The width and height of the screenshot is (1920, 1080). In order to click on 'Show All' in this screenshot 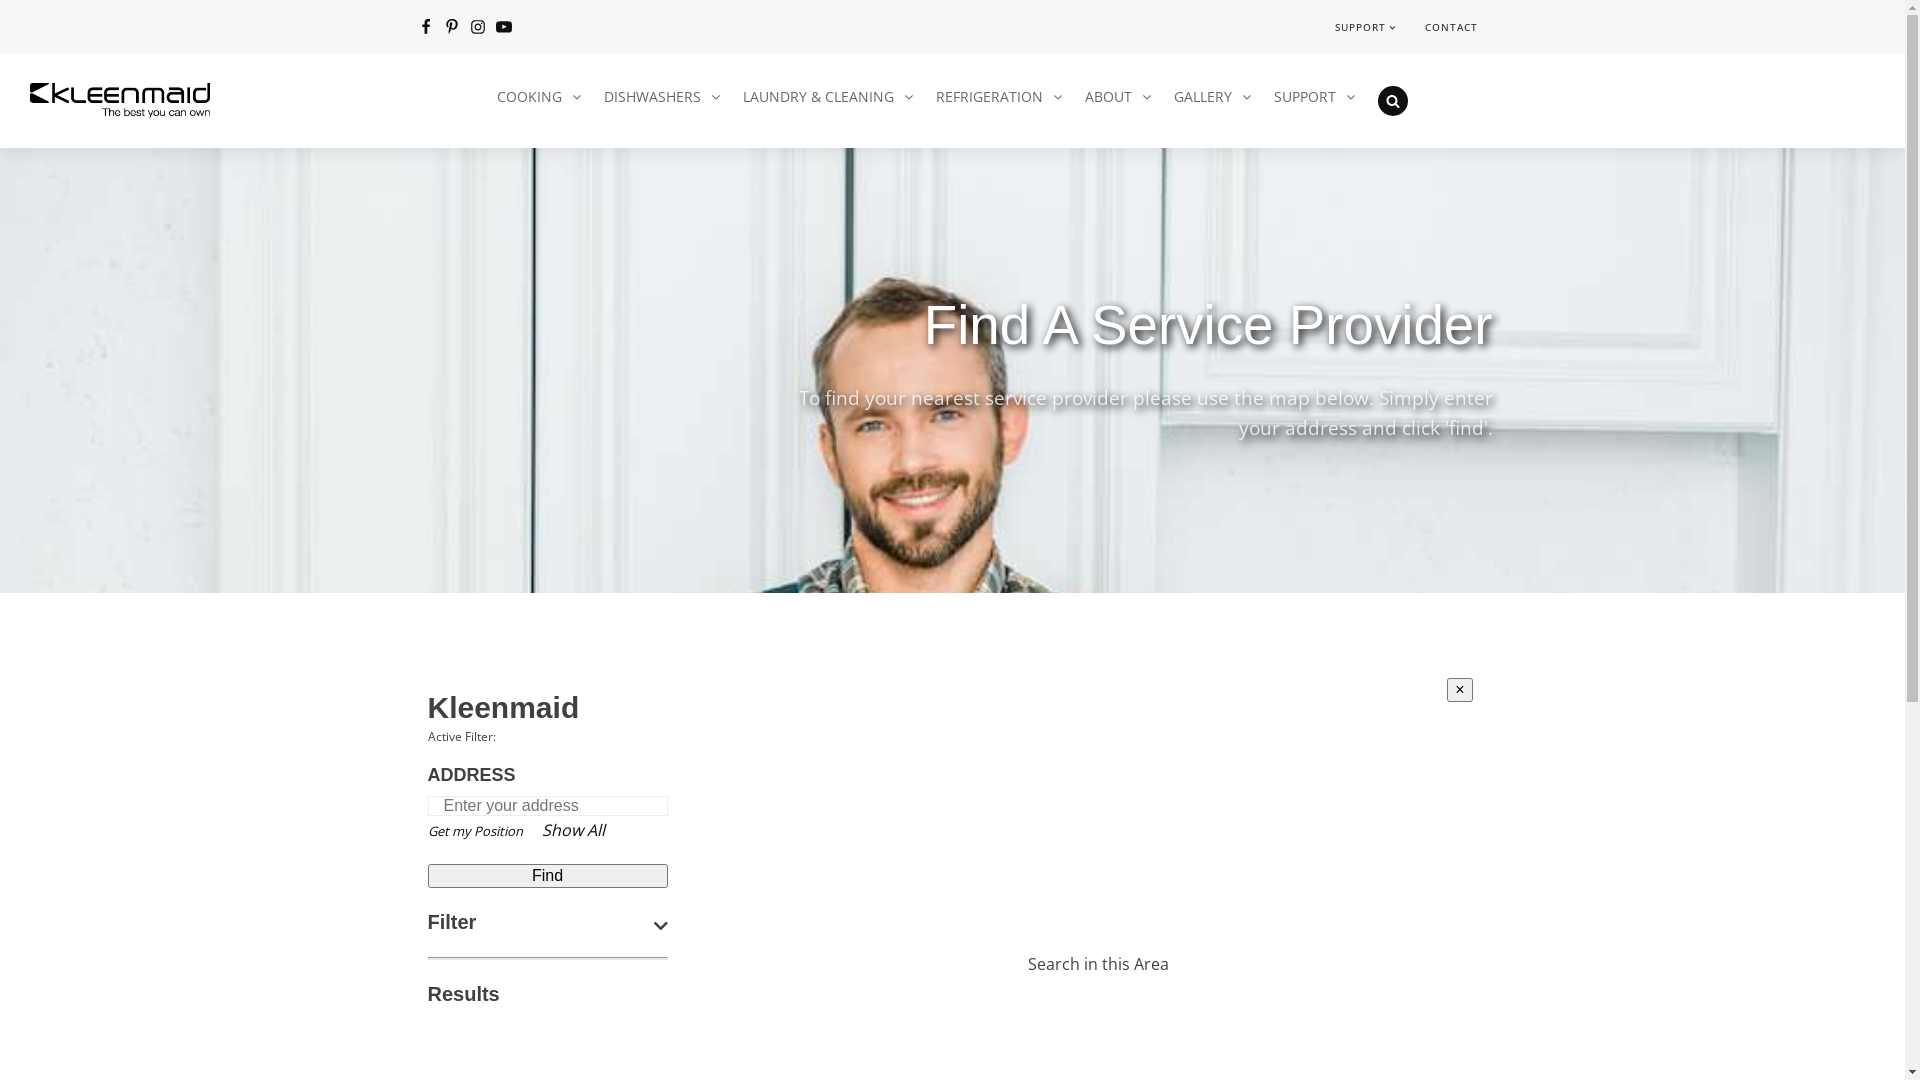, I will do `click(572, 829)`.